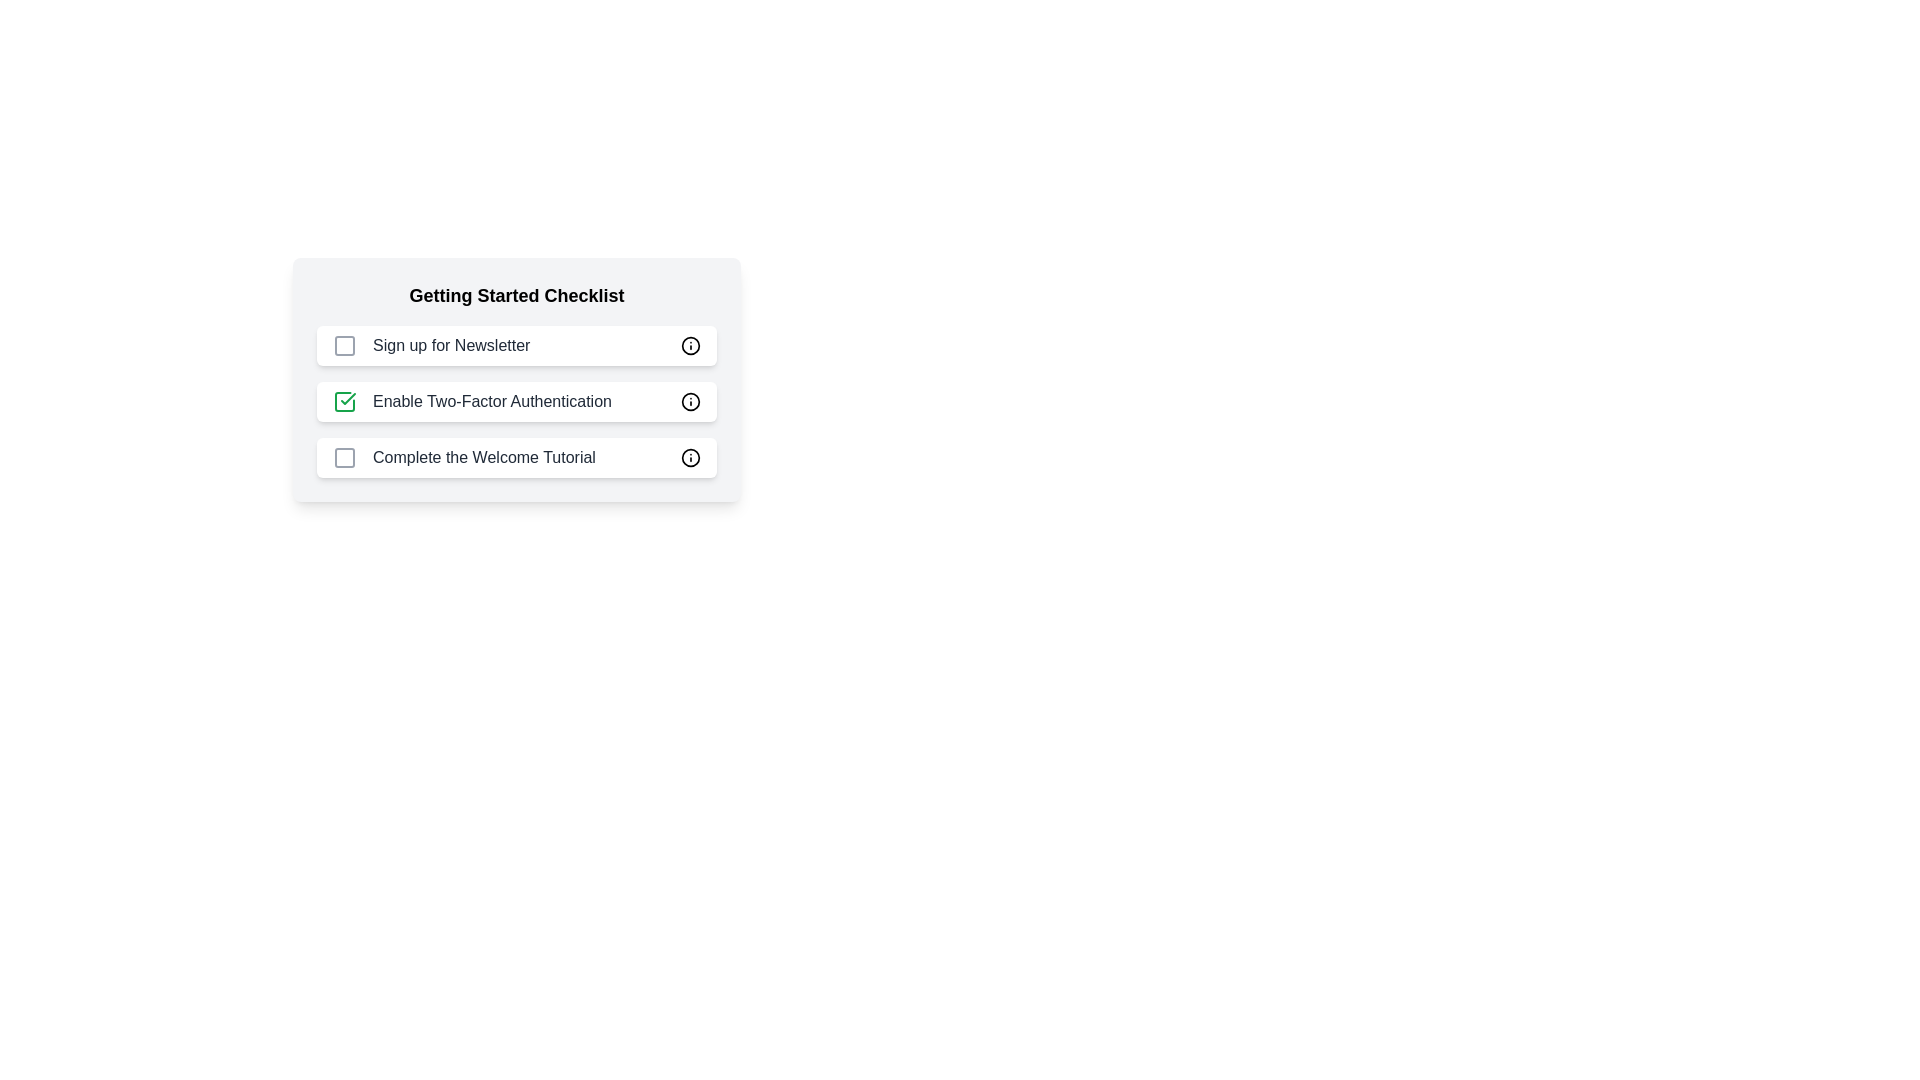 Image resolution: width=1920 pixels, height=1080 pixels. What do you see at coordinates (430, 345) in the screenshot?
I see `the label text associated with the first checkbox` at bounding box center [430, 345].